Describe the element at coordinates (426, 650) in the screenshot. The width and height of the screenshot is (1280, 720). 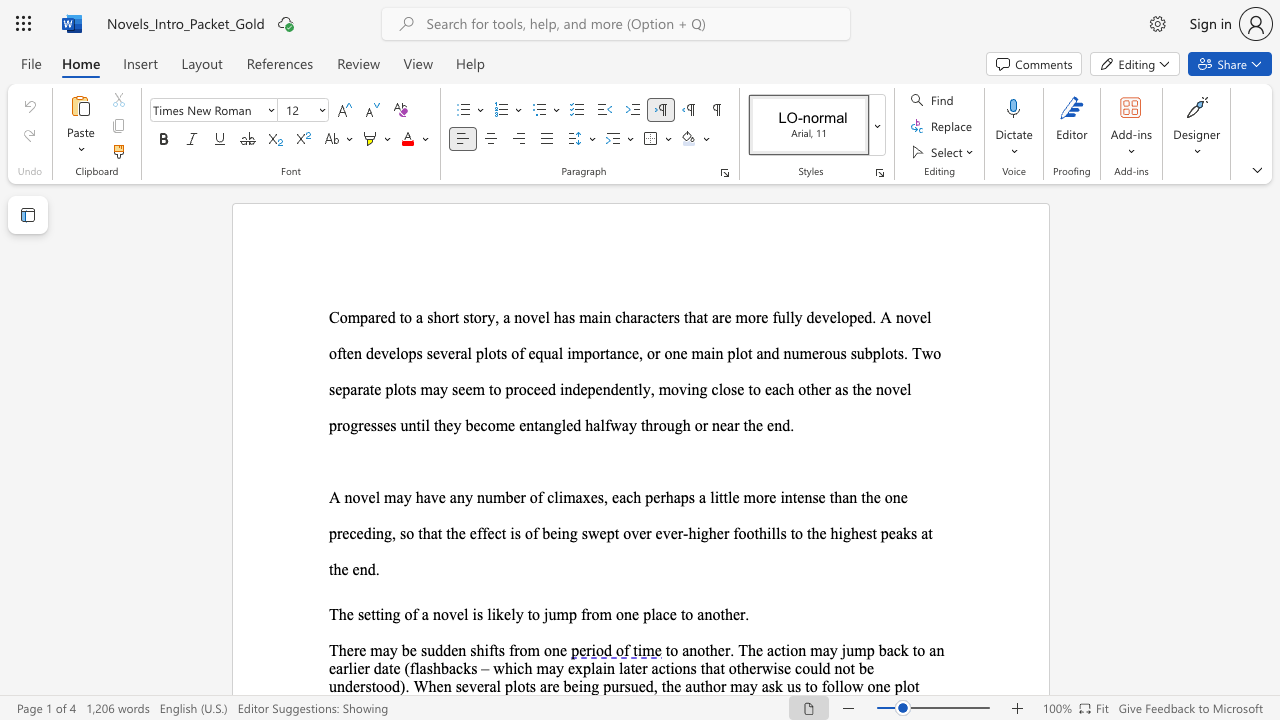
I see `the subset text "udden shifts from on" within the text "There may be sudden shifts from one"` at that location.